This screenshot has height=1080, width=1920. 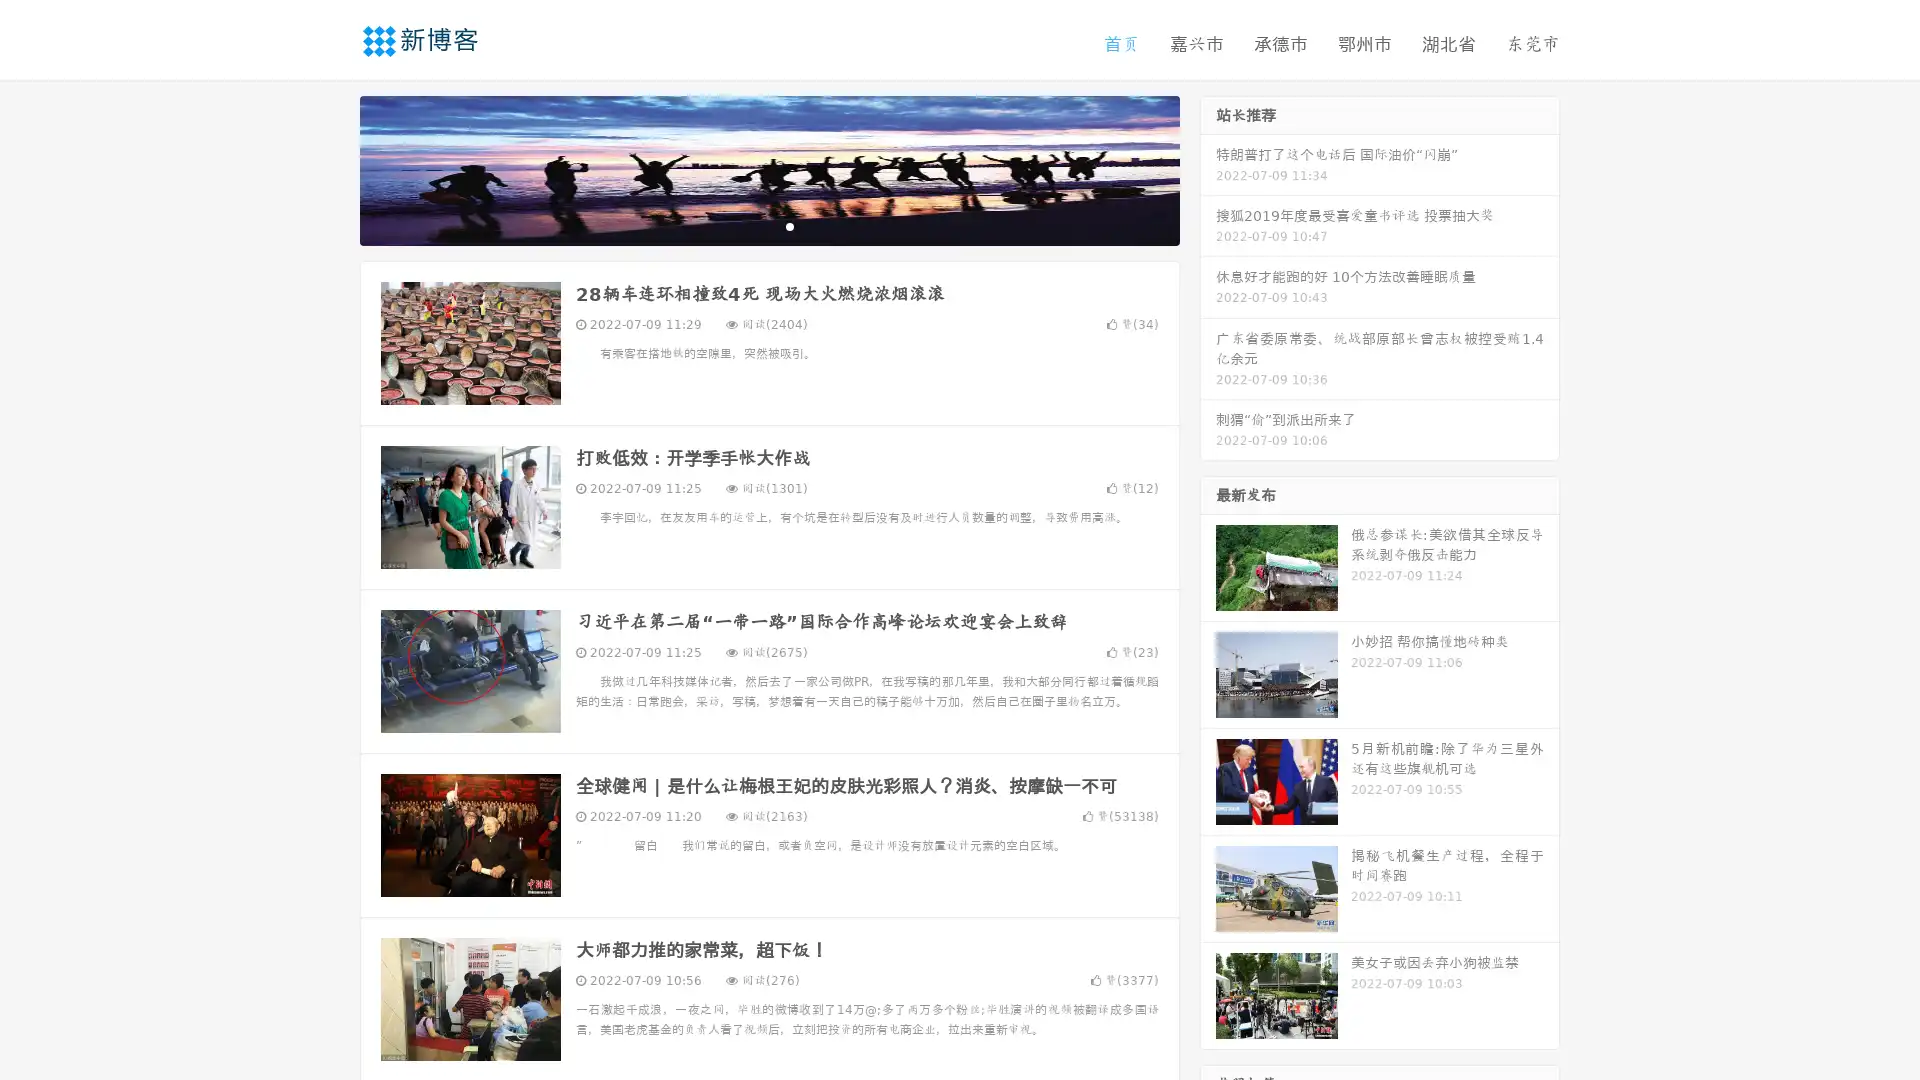 I want to click on Previous slide, so click(x=330, y=168).